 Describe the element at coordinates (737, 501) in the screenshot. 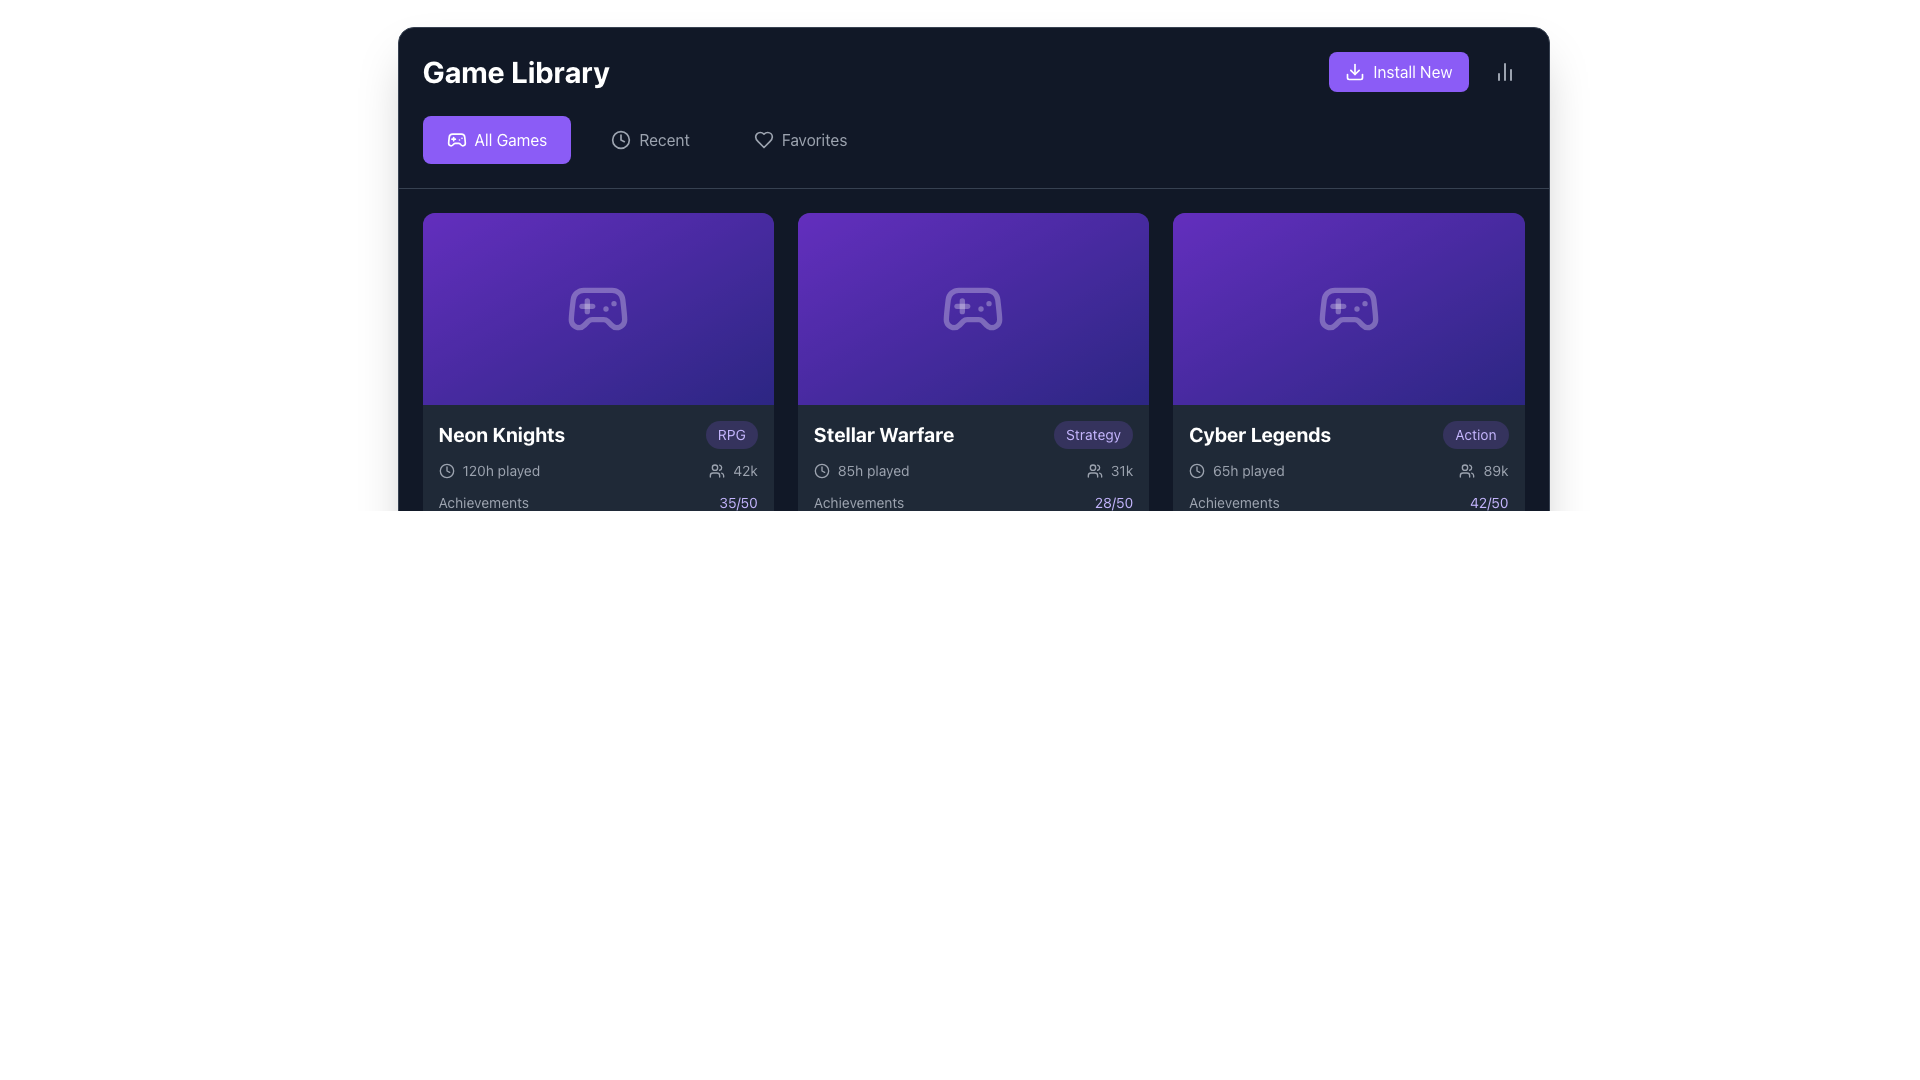

I see `the progress indicator text label displaying '35 out of 50 achievements completed' for the 'Neon Knights' game, located in the bottom-right corner of the card` at that location.